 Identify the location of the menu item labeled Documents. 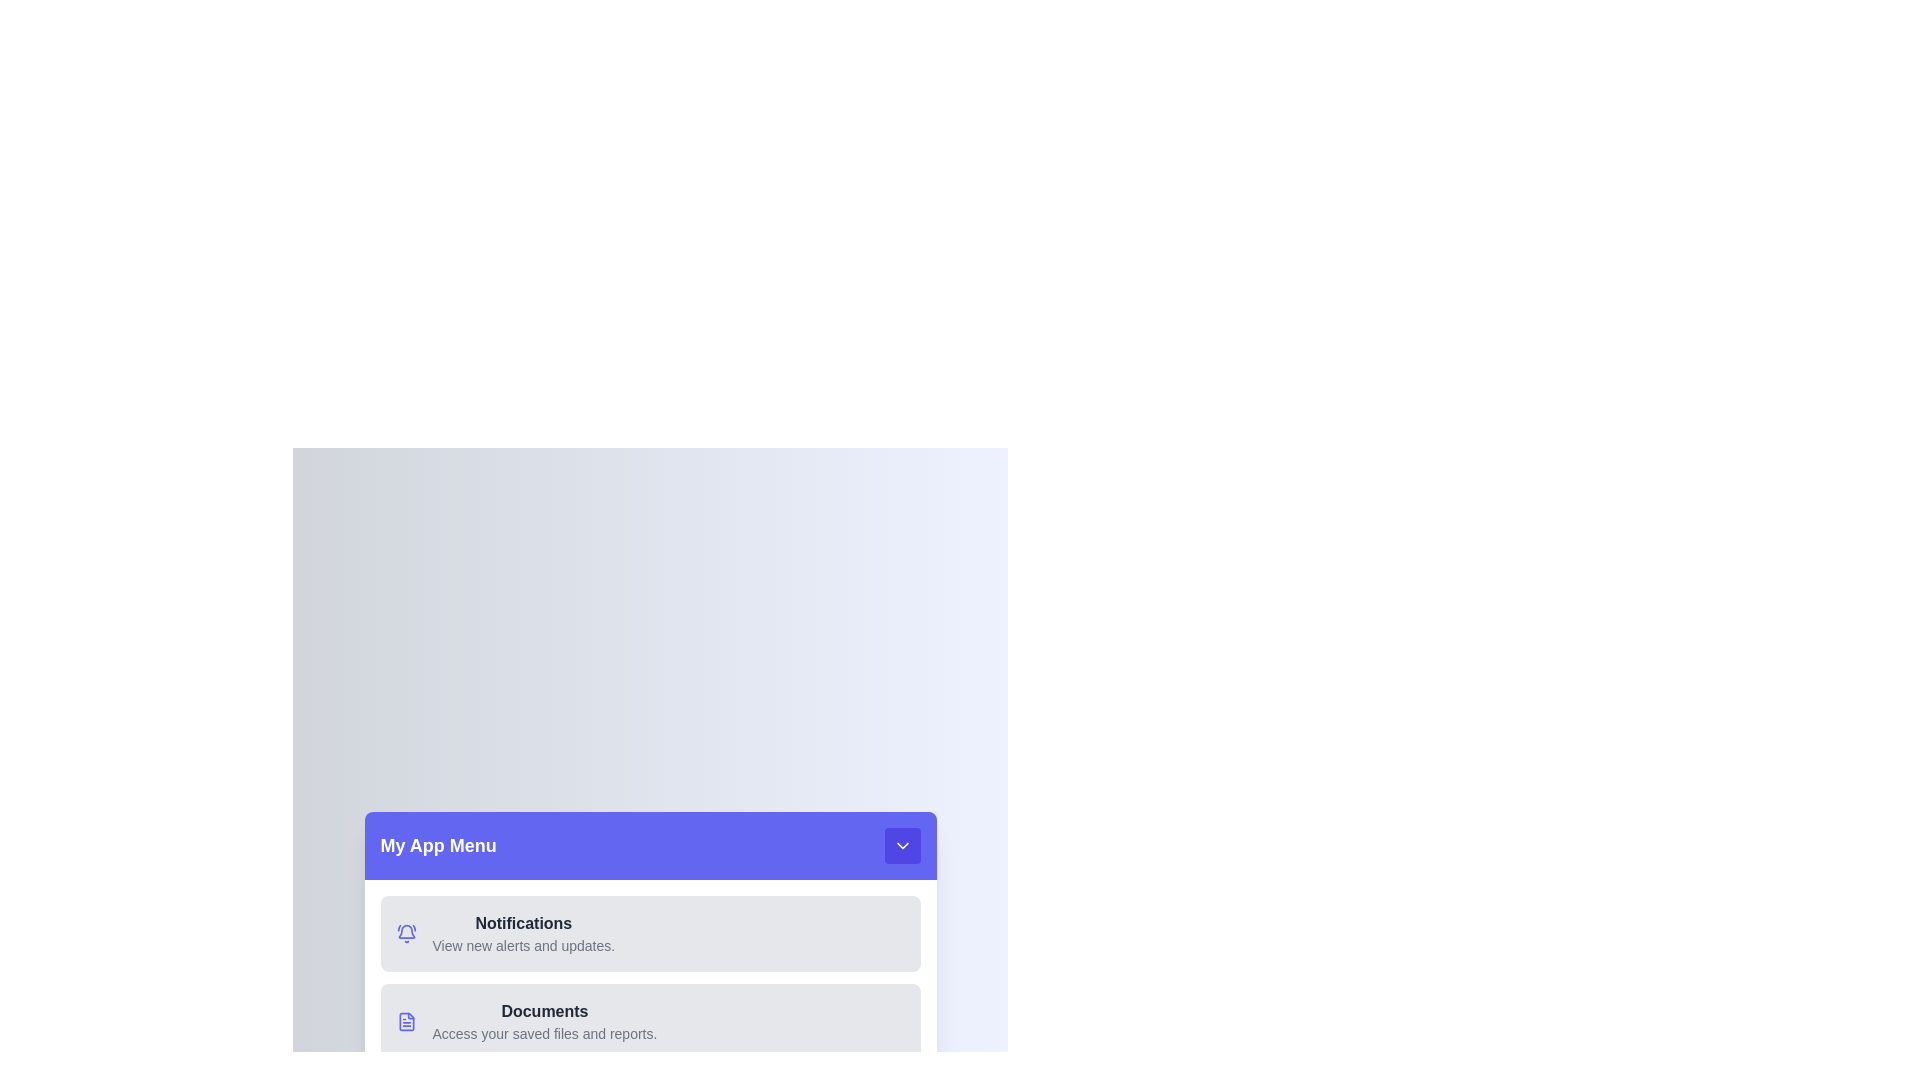
(650, 1022).